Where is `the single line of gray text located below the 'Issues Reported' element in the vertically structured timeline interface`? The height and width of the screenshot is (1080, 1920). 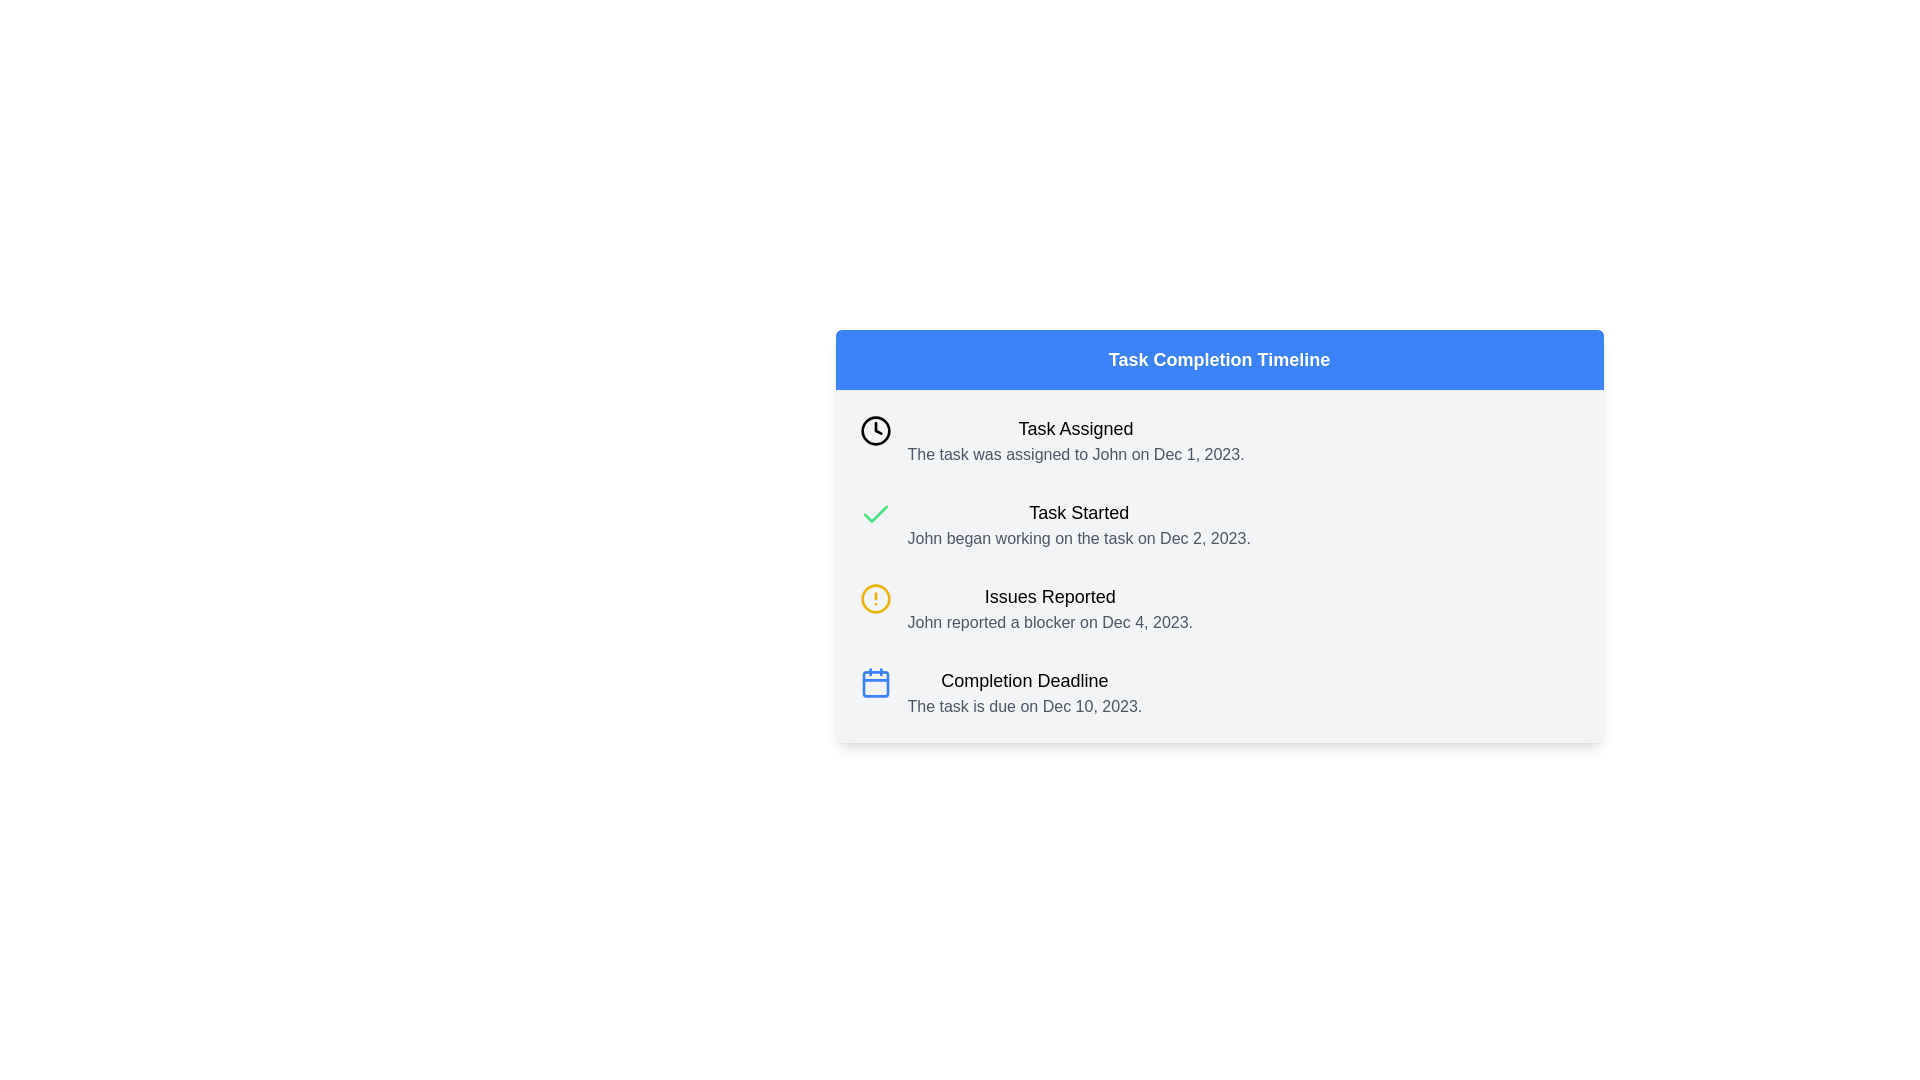 the single line of gray text located below the 'Issues Reported' element in the vertically structured timeline interface is located at coordinates (1049, 622).